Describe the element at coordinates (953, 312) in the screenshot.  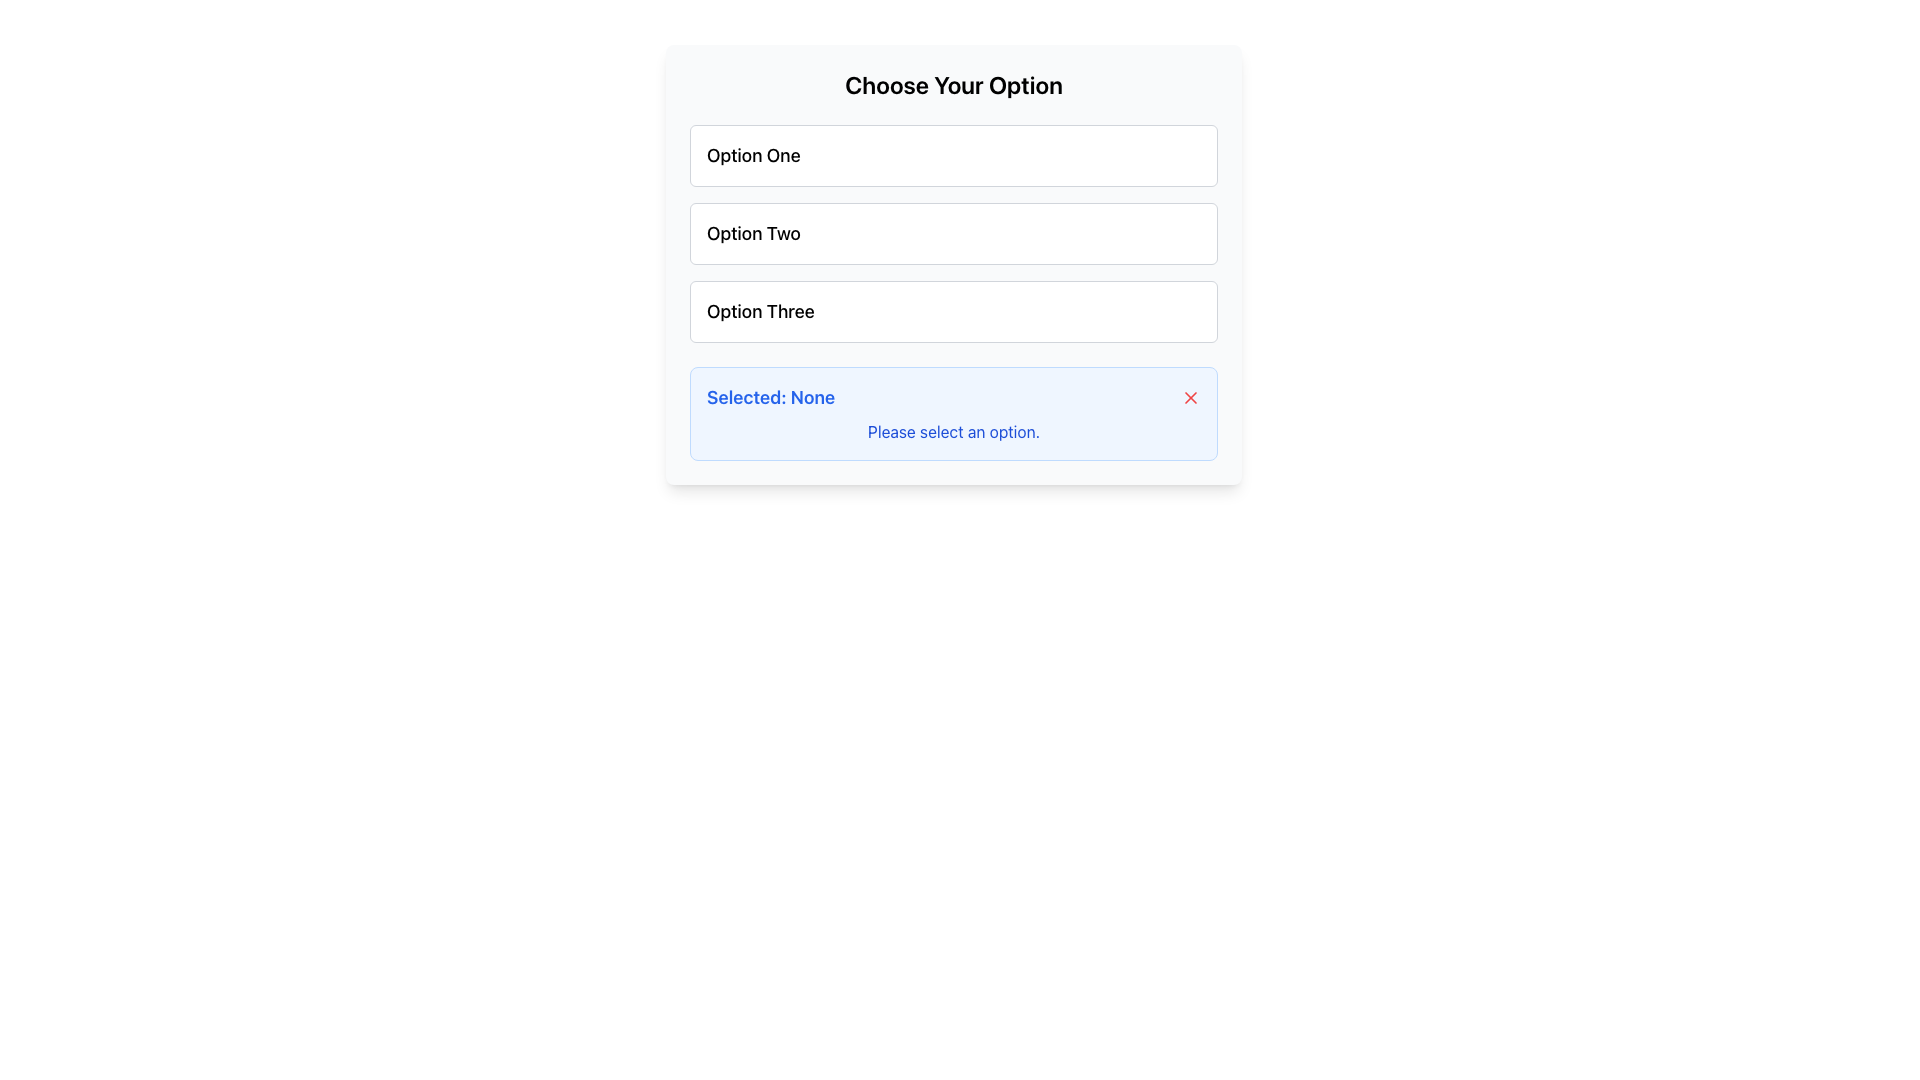
I see `the Button that selects 'Option Three', located in a vertical stack below 'Option Two'` at that location.